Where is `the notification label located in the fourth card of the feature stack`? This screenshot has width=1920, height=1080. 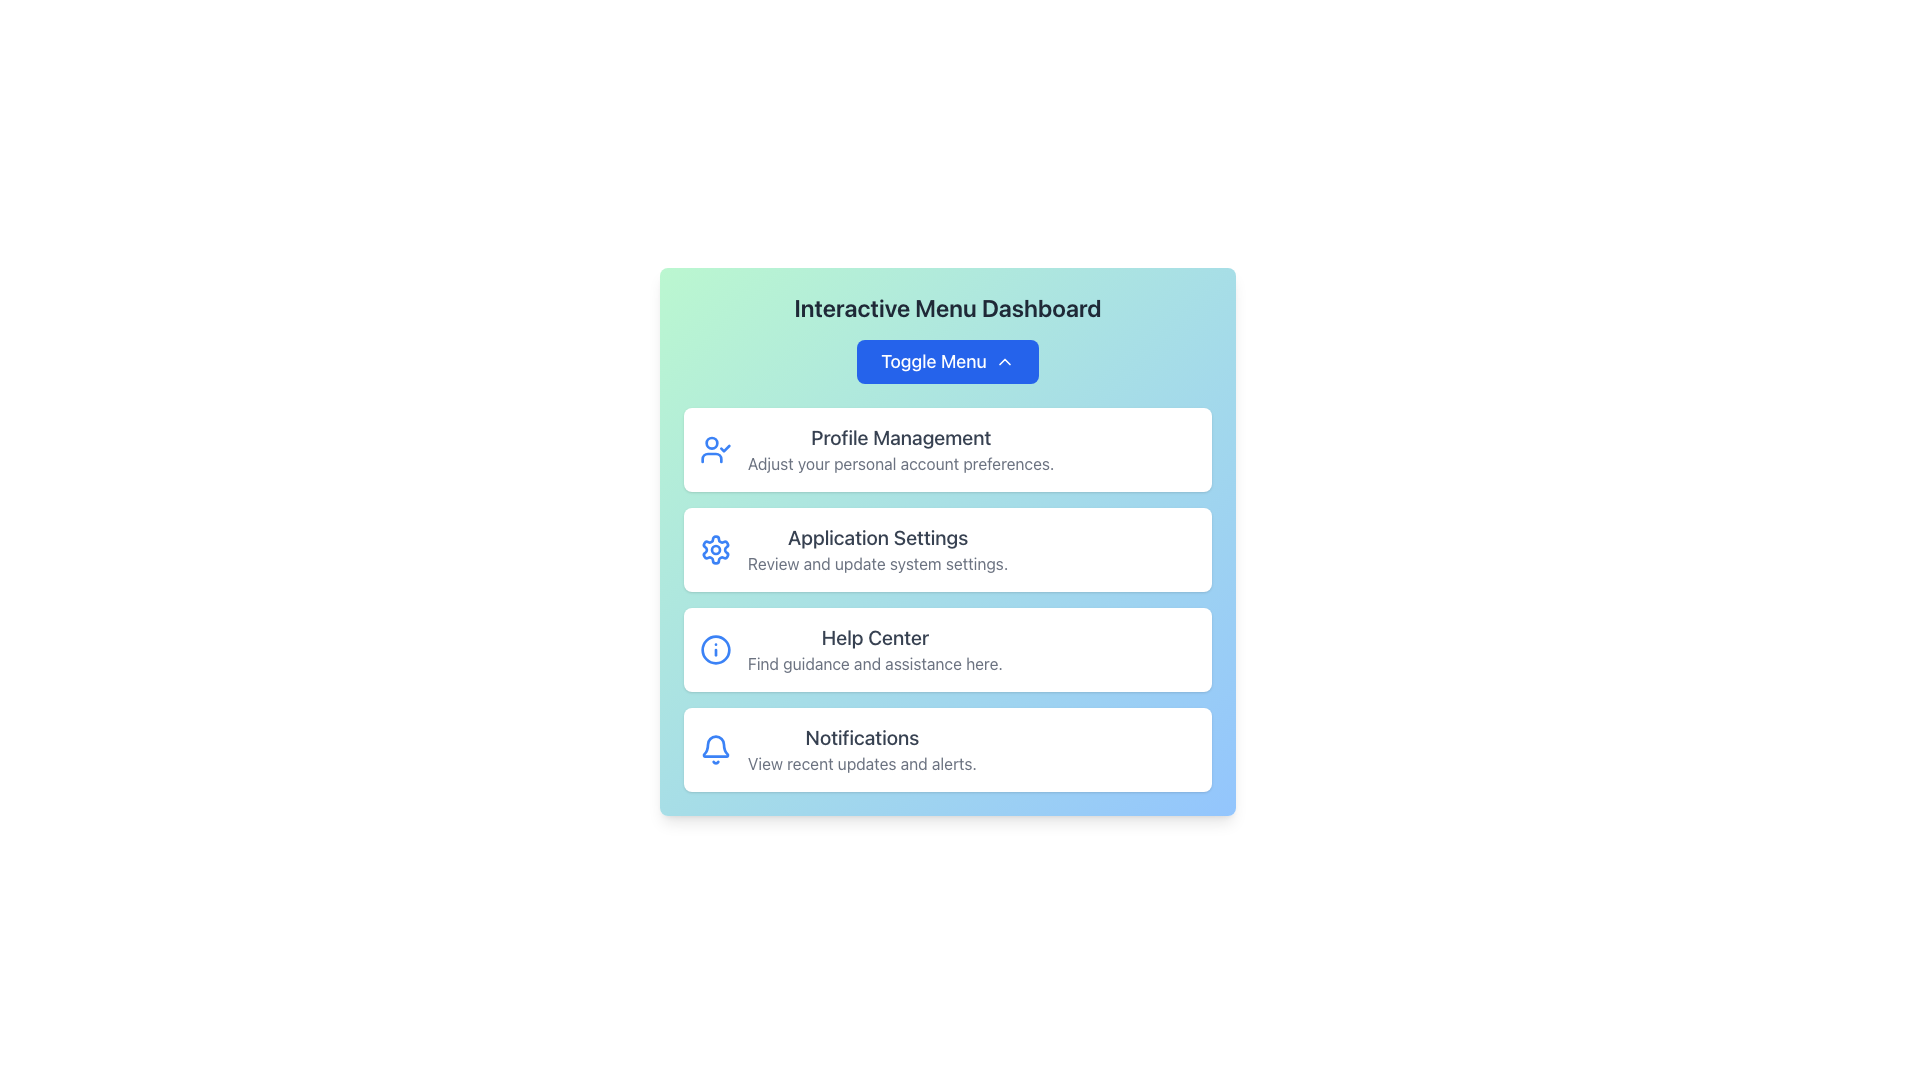
the notification label located in the fourth card of the feature stack is located at coordinates (862, 749).